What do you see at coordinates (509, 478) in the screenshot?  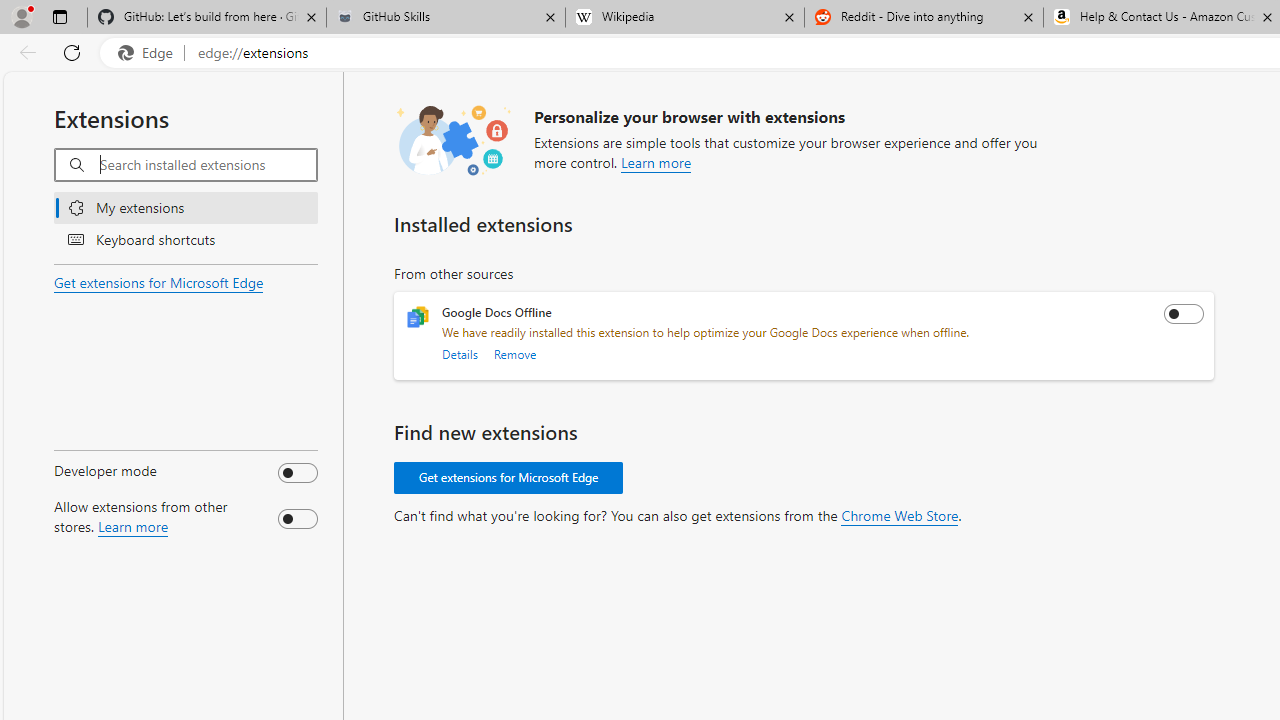 I see `'Get extensions for Microsoft Edge'` at bounding box center [509, 478].